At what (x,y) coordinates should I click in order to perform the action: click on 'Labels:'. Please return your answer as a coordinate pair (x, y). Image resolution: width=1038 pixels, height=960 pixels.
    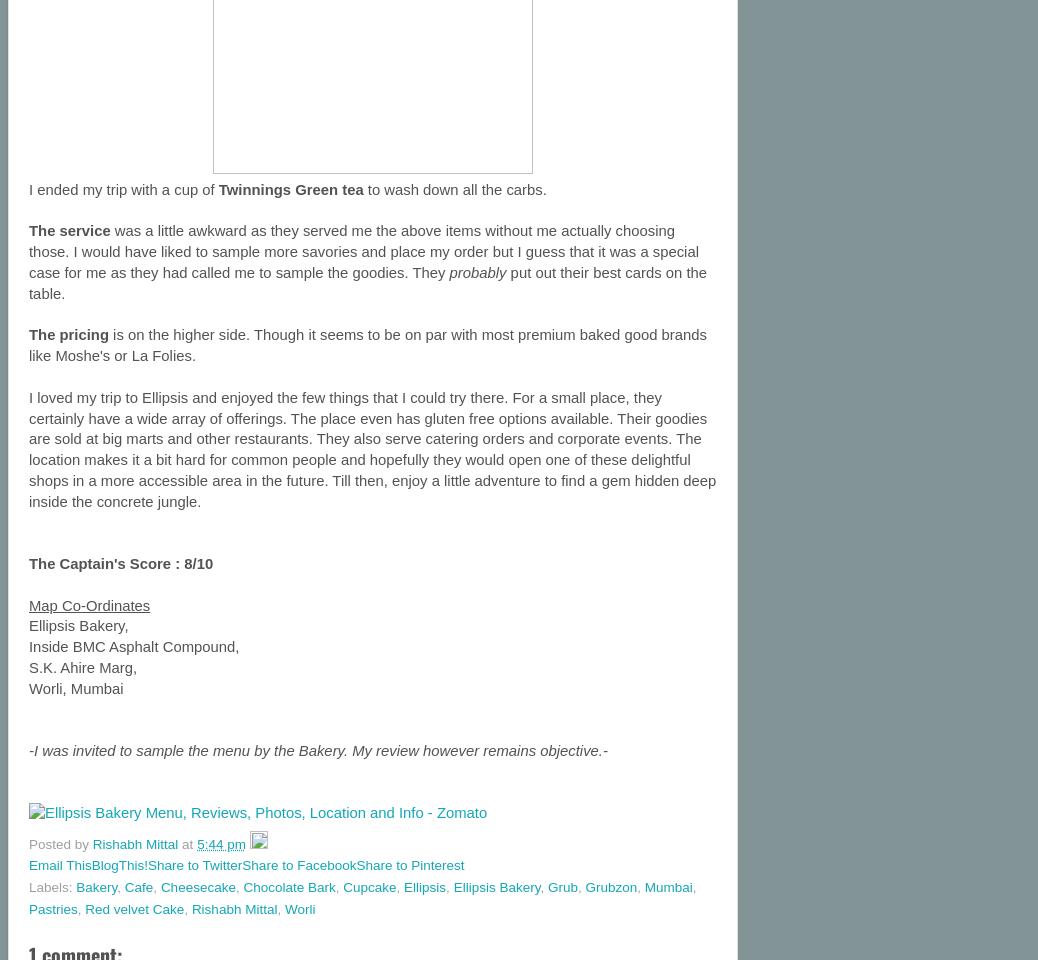
    Looking at the image, I should click on (51, 886).